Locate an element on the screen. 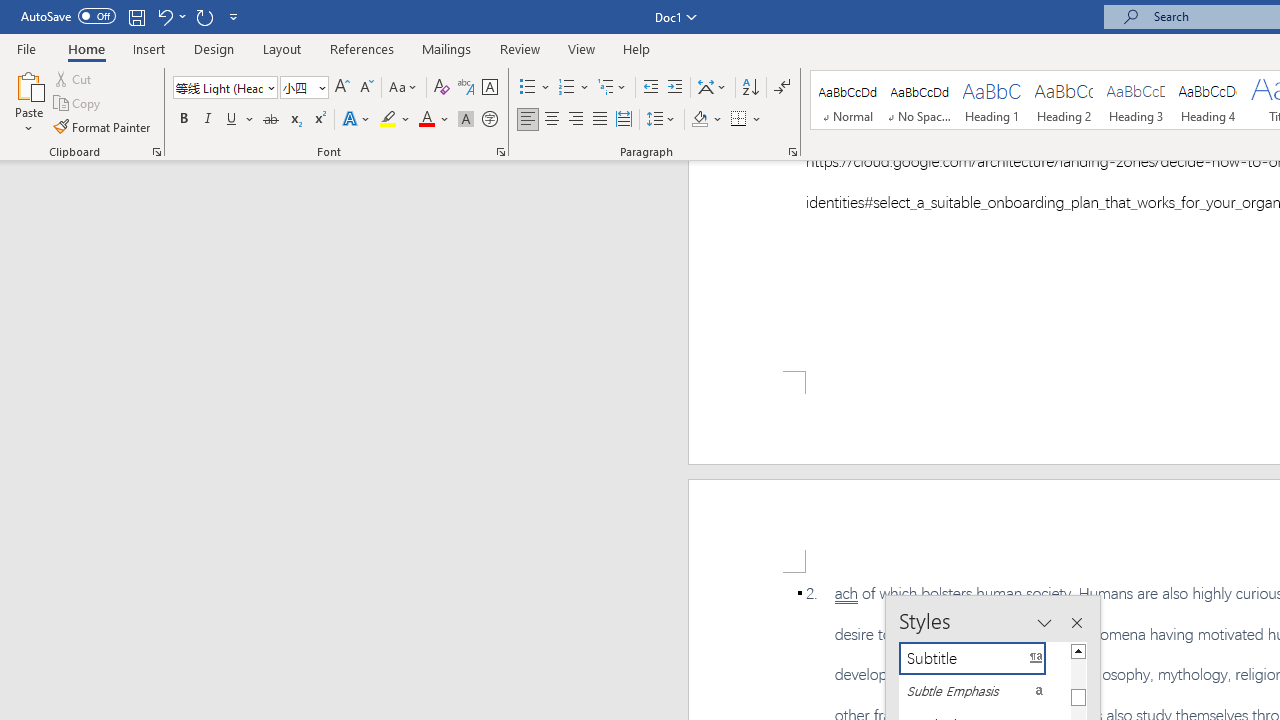 The image size is (1280, 720). 'Shading' is located at coordinates (707, 119).